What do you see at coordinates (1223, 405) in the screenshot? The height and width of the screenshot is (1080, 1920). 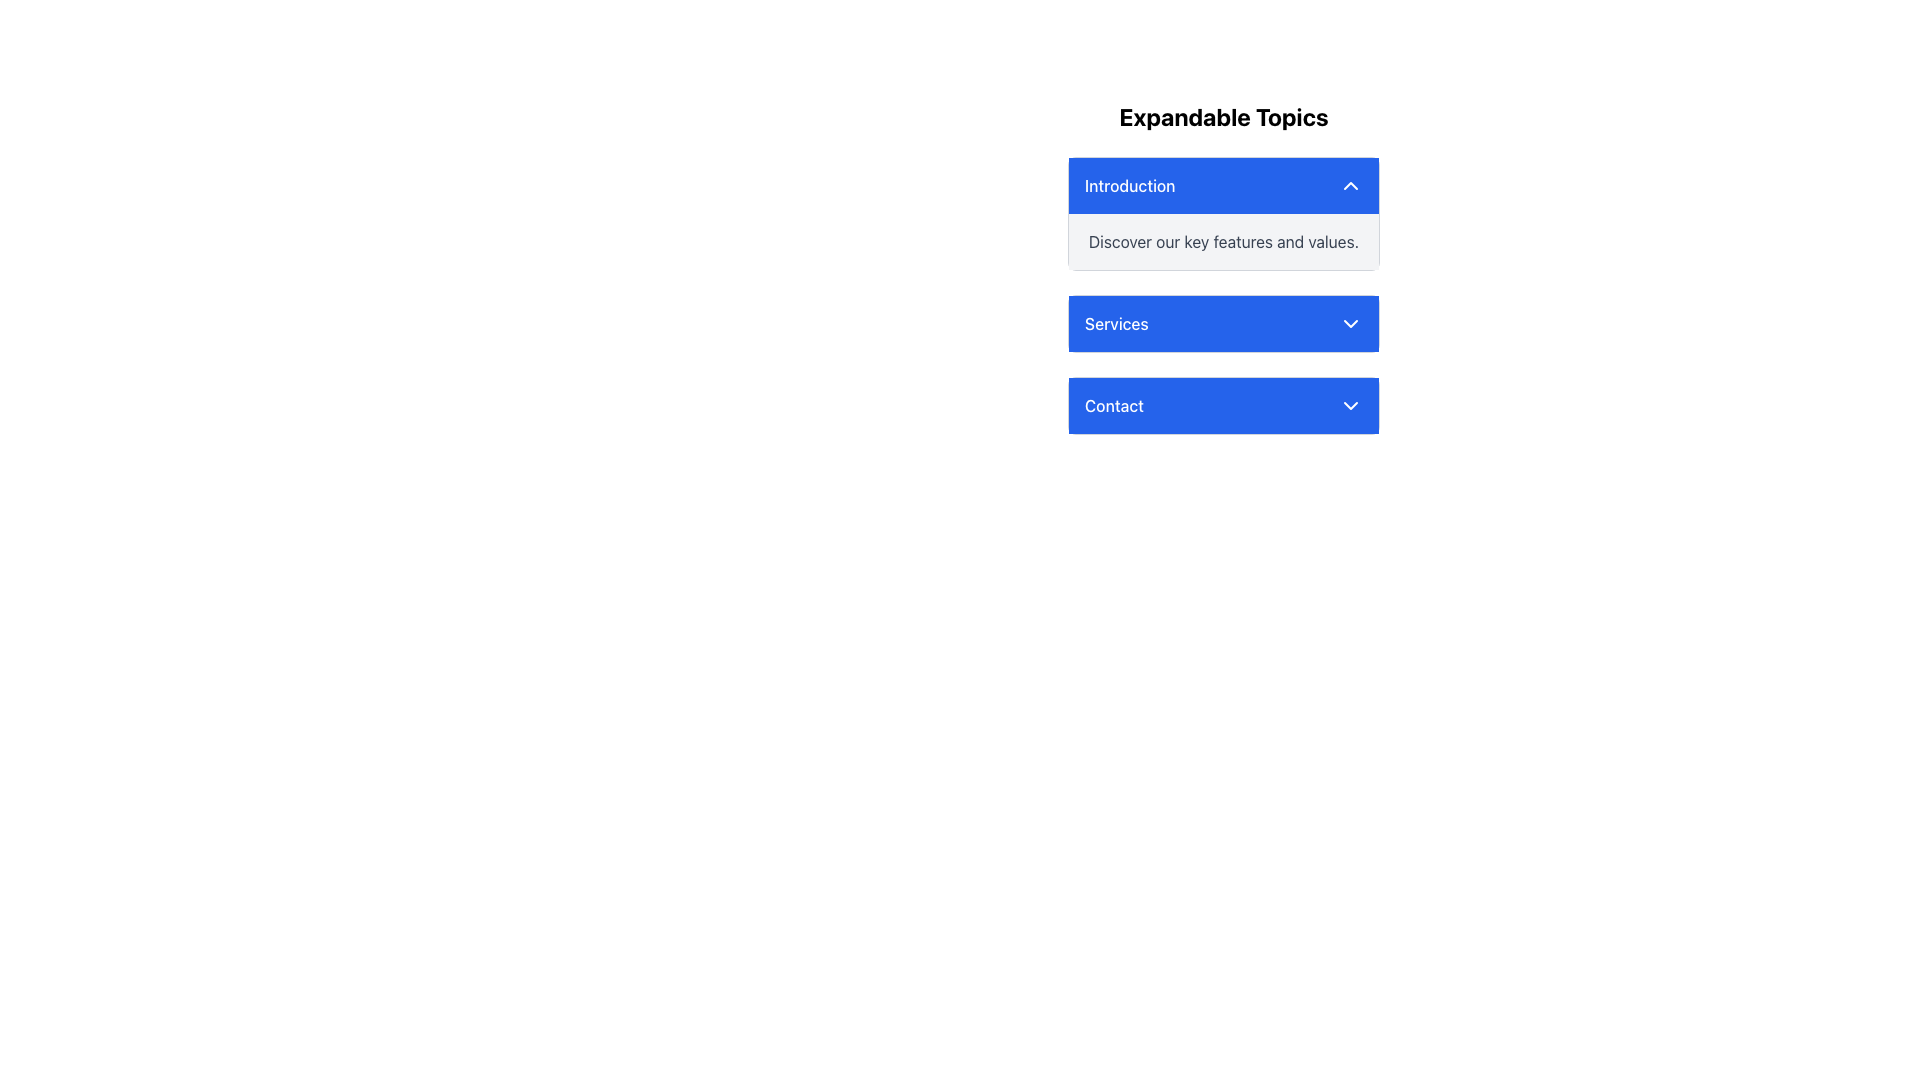 I see `the 'Contact' button with a blue background and a downward-facing chevron icon` at bounding box center [1223, 405].